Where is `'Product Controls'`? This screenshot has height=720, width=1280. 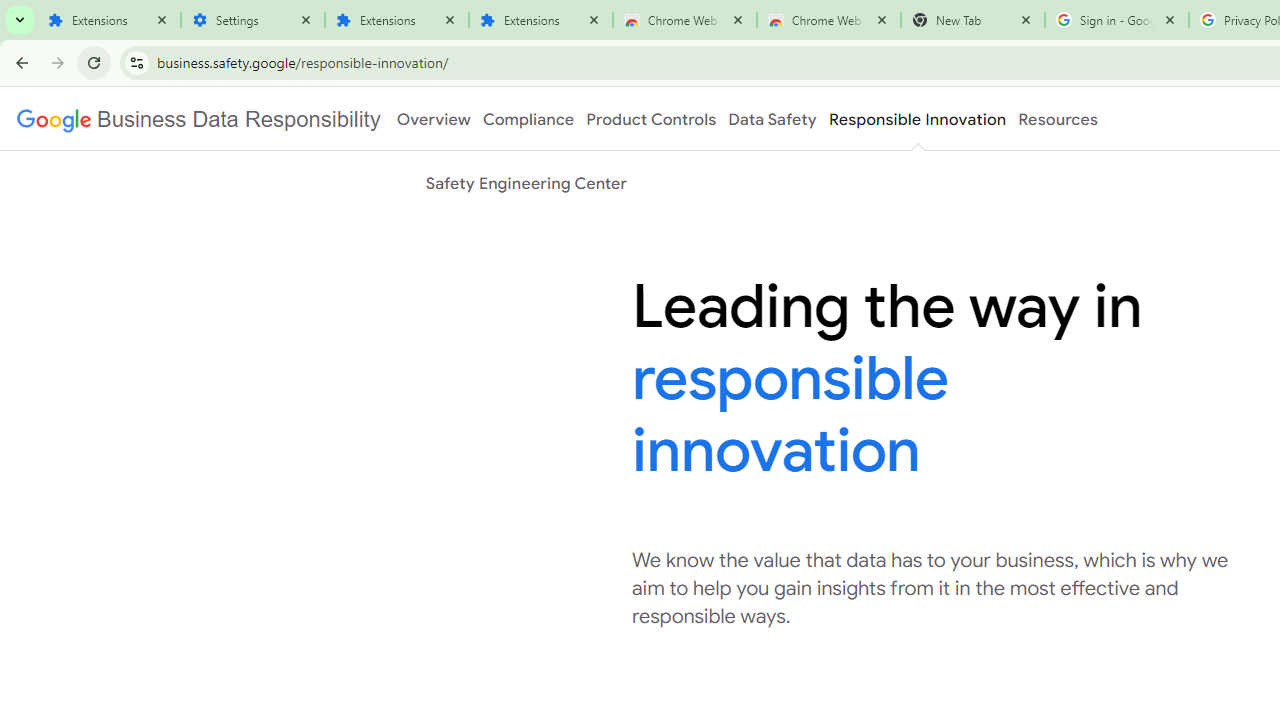
'Product Controls' is located at coordinates (651, 119).